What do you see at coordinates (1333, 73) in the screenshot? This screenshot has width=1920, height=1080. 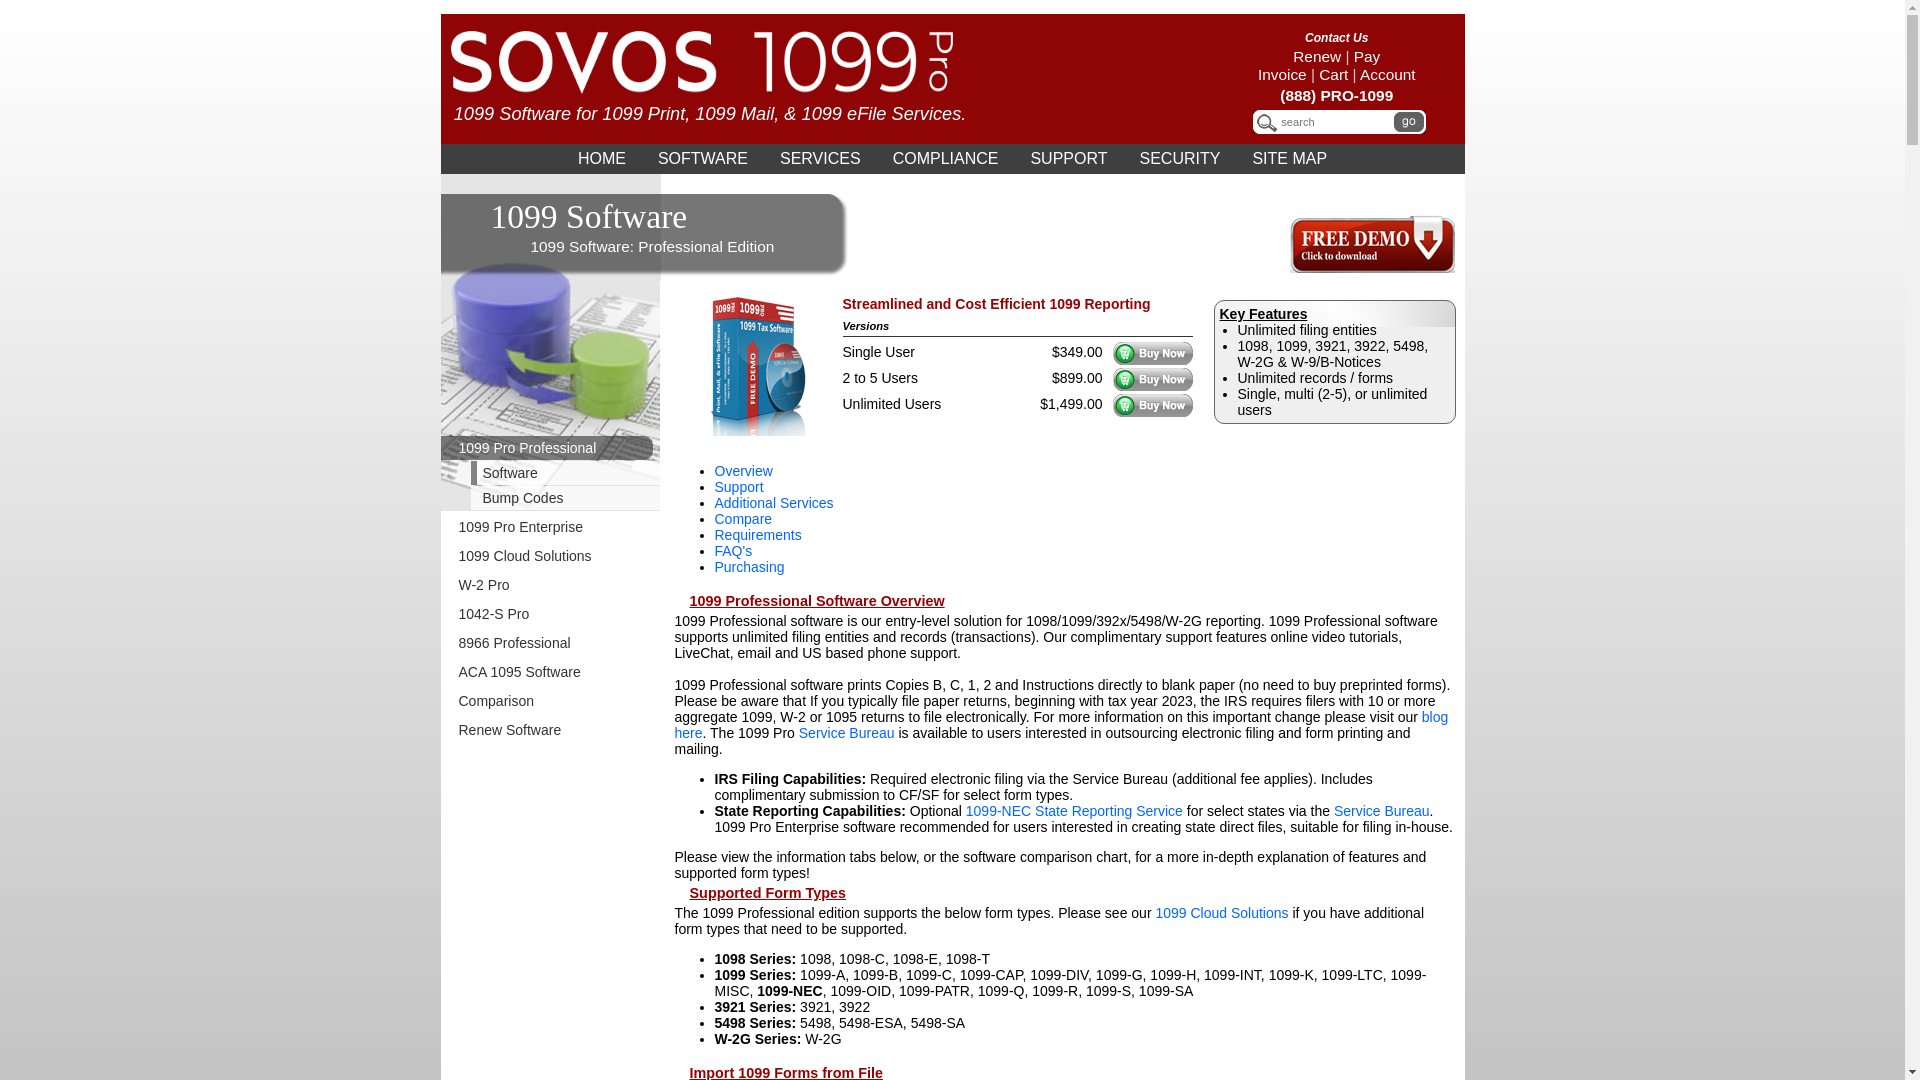 I see `'Cart'` at bounding box center [1333, 73].